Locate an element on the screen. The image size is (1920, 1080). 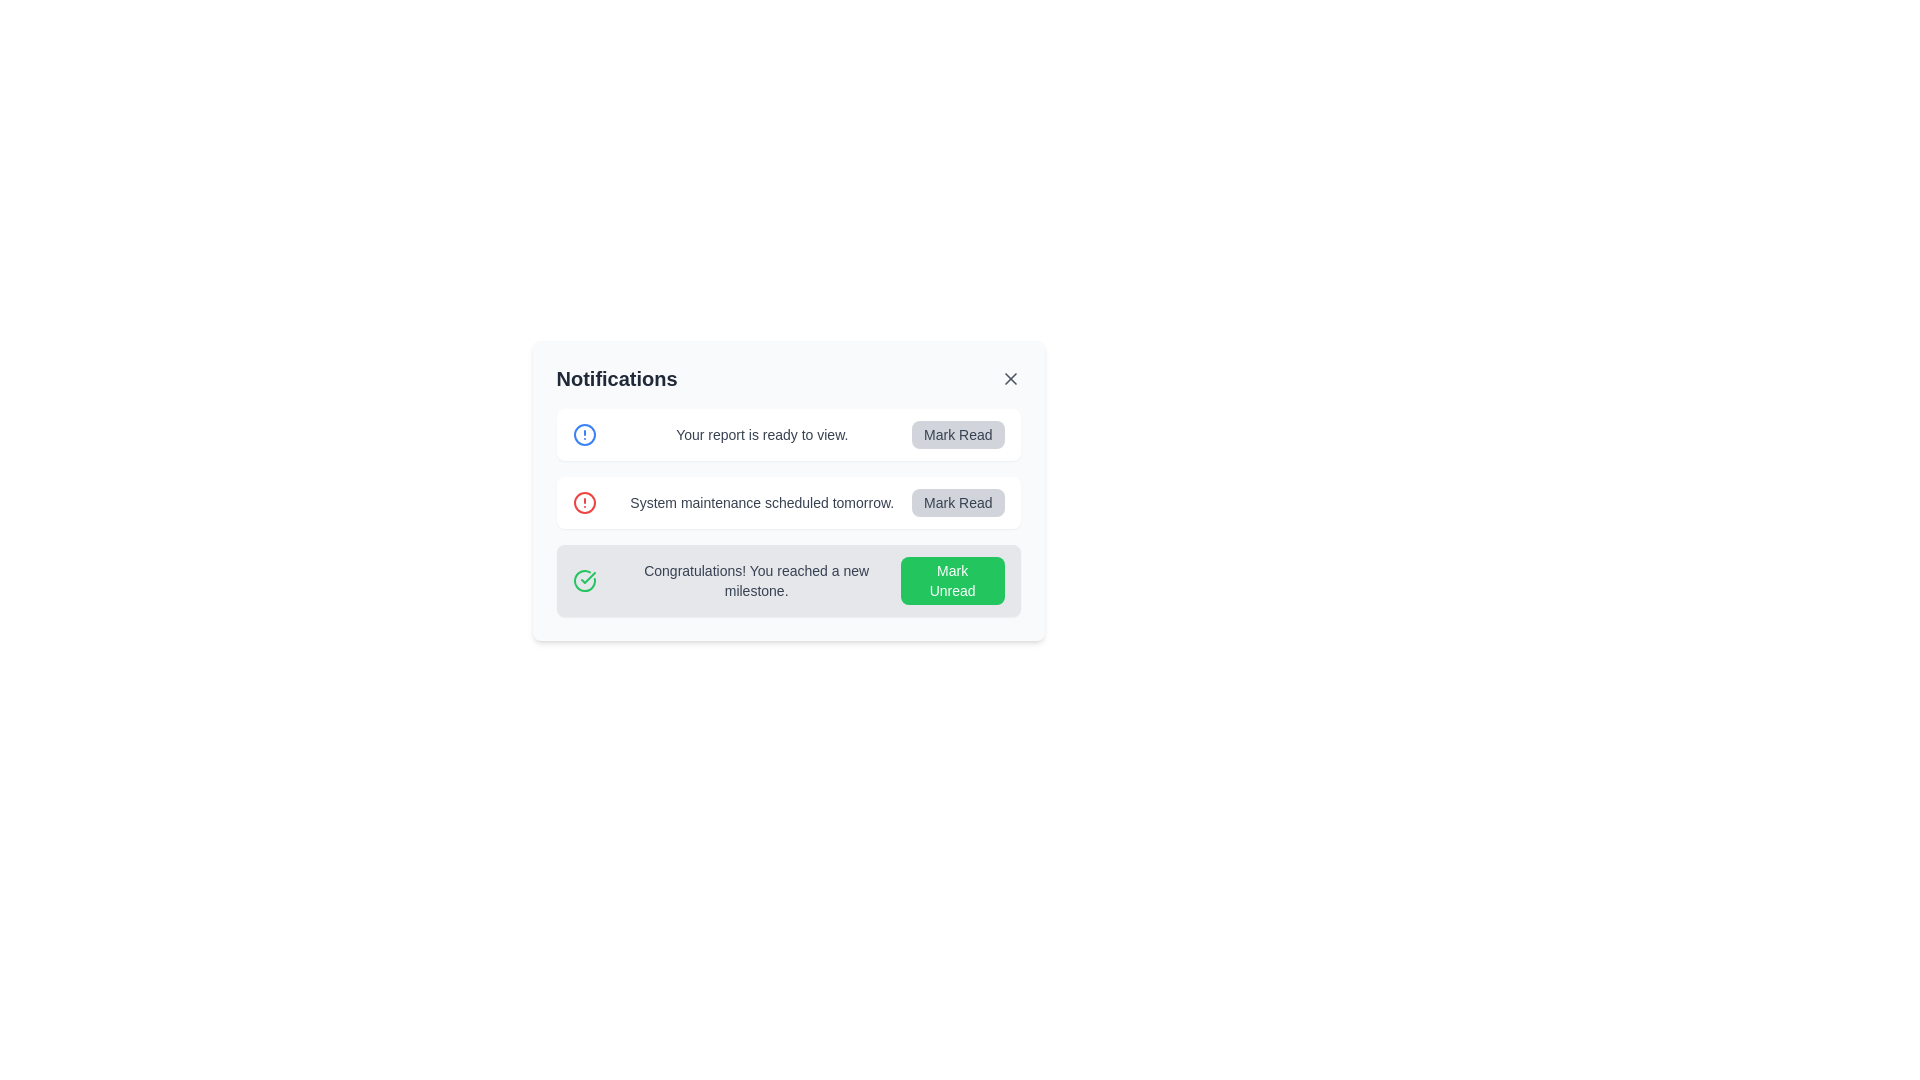
the circular SVG graphical element that visually indicates the first notification in the notification list, located to the left of the notification titled 'Your report is ready is located at coordinates (583, 434).